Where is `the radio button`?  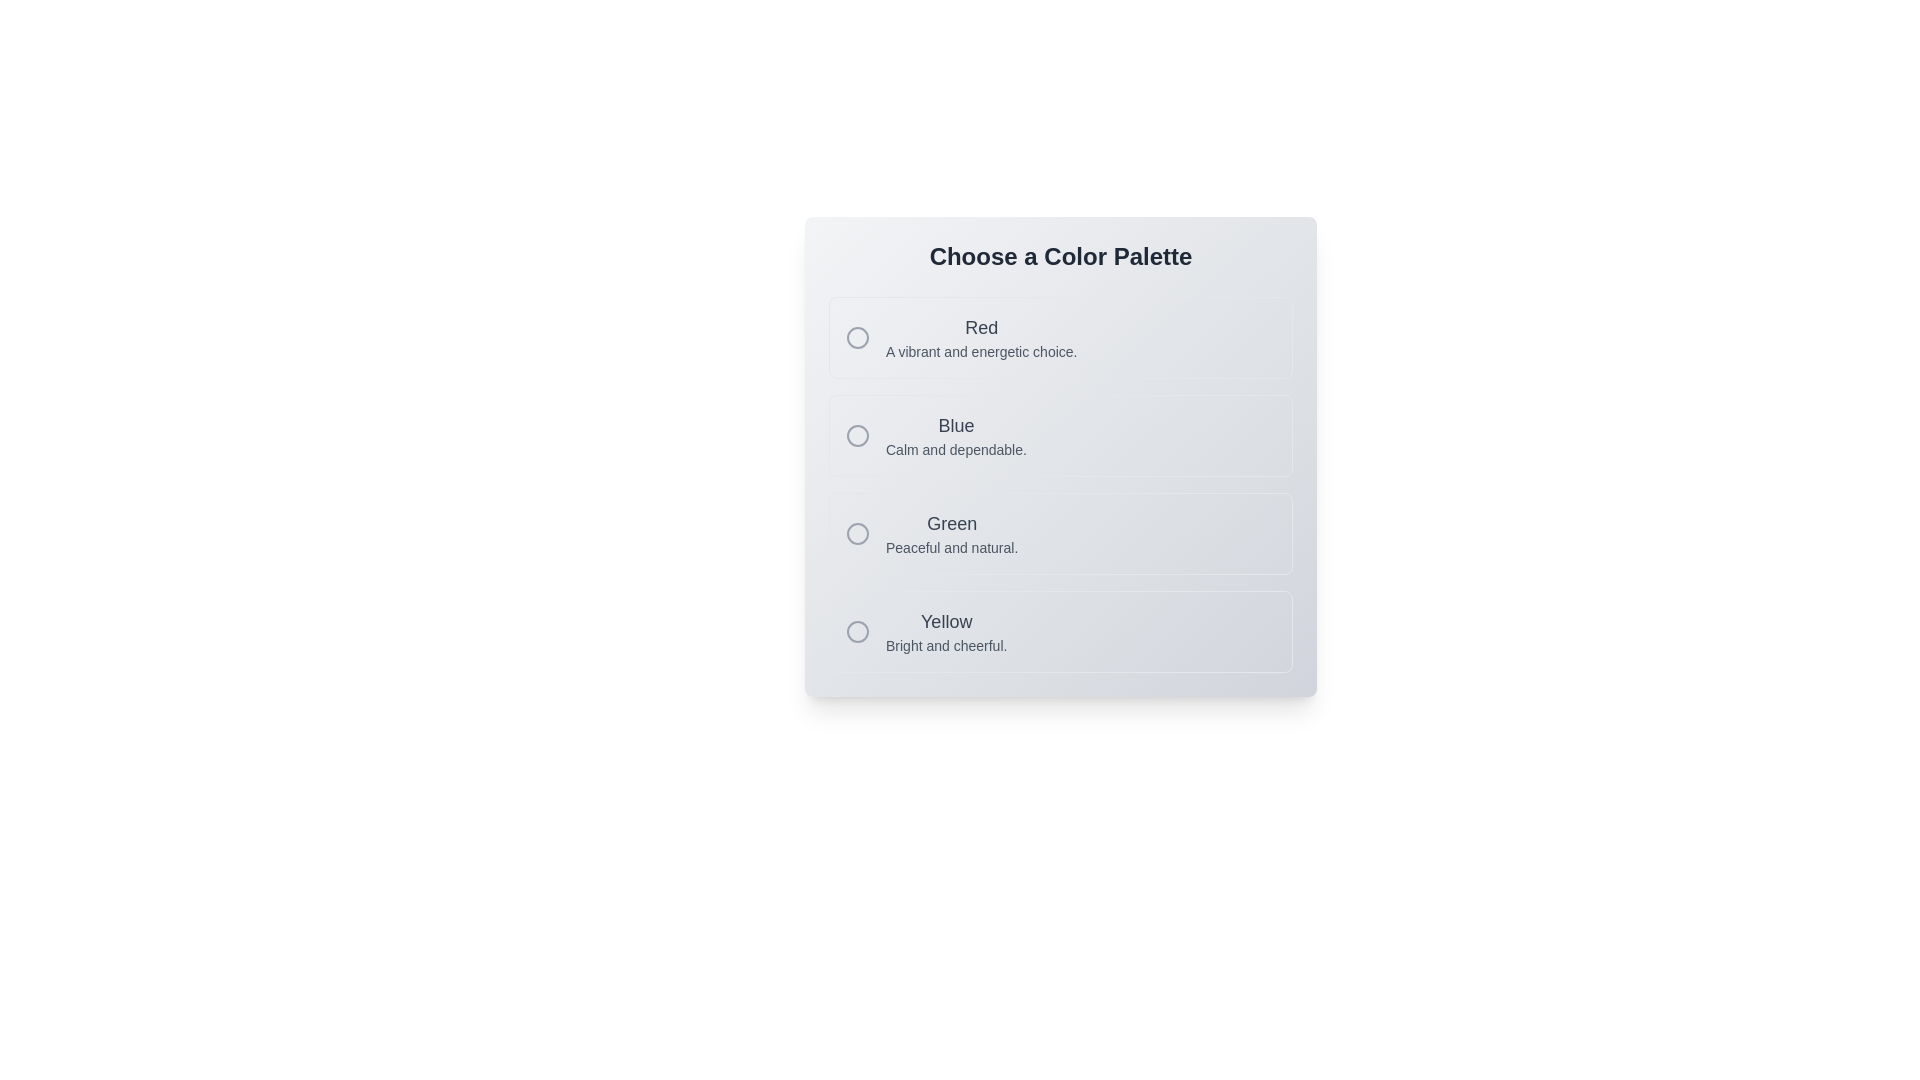 the radio button is located at coordinates (858, 337).